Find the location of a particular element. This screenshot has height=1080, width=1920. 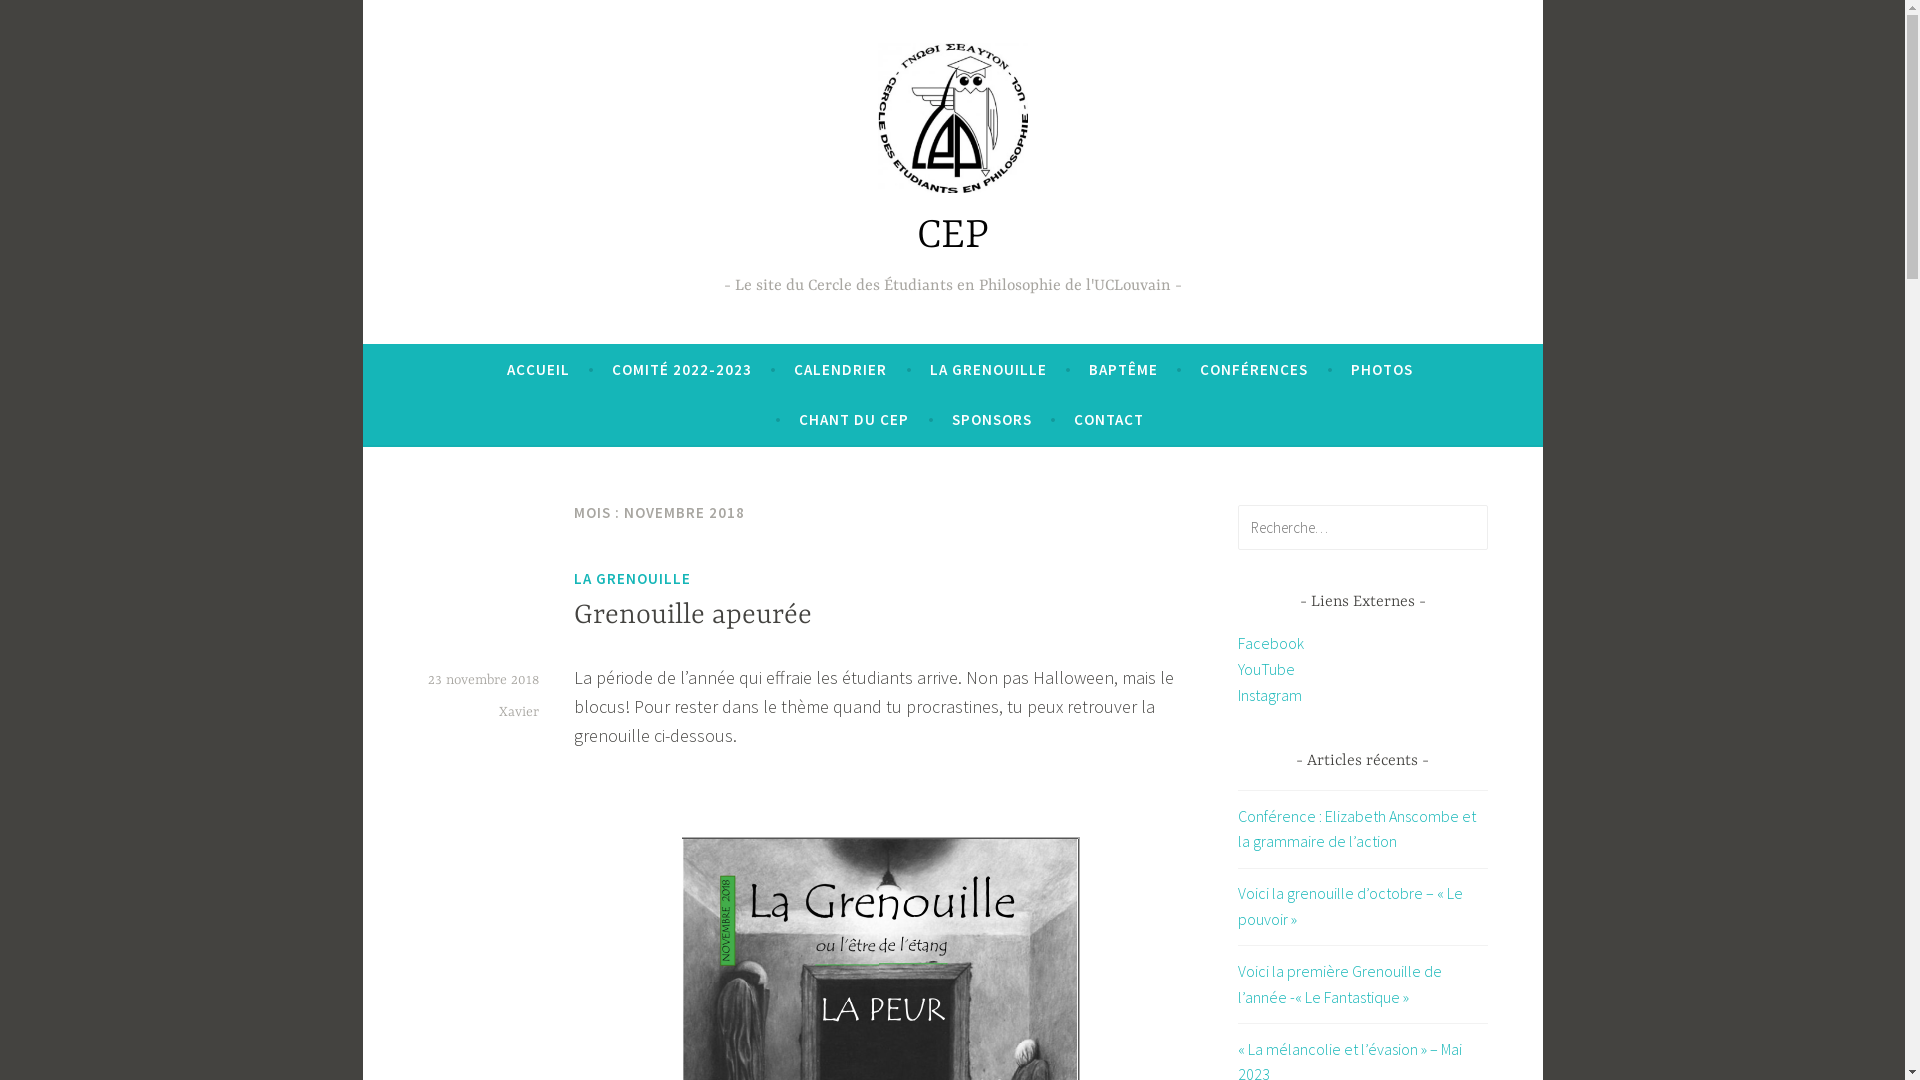

'23 novembre 2018' is located at coordinates (483, 678).